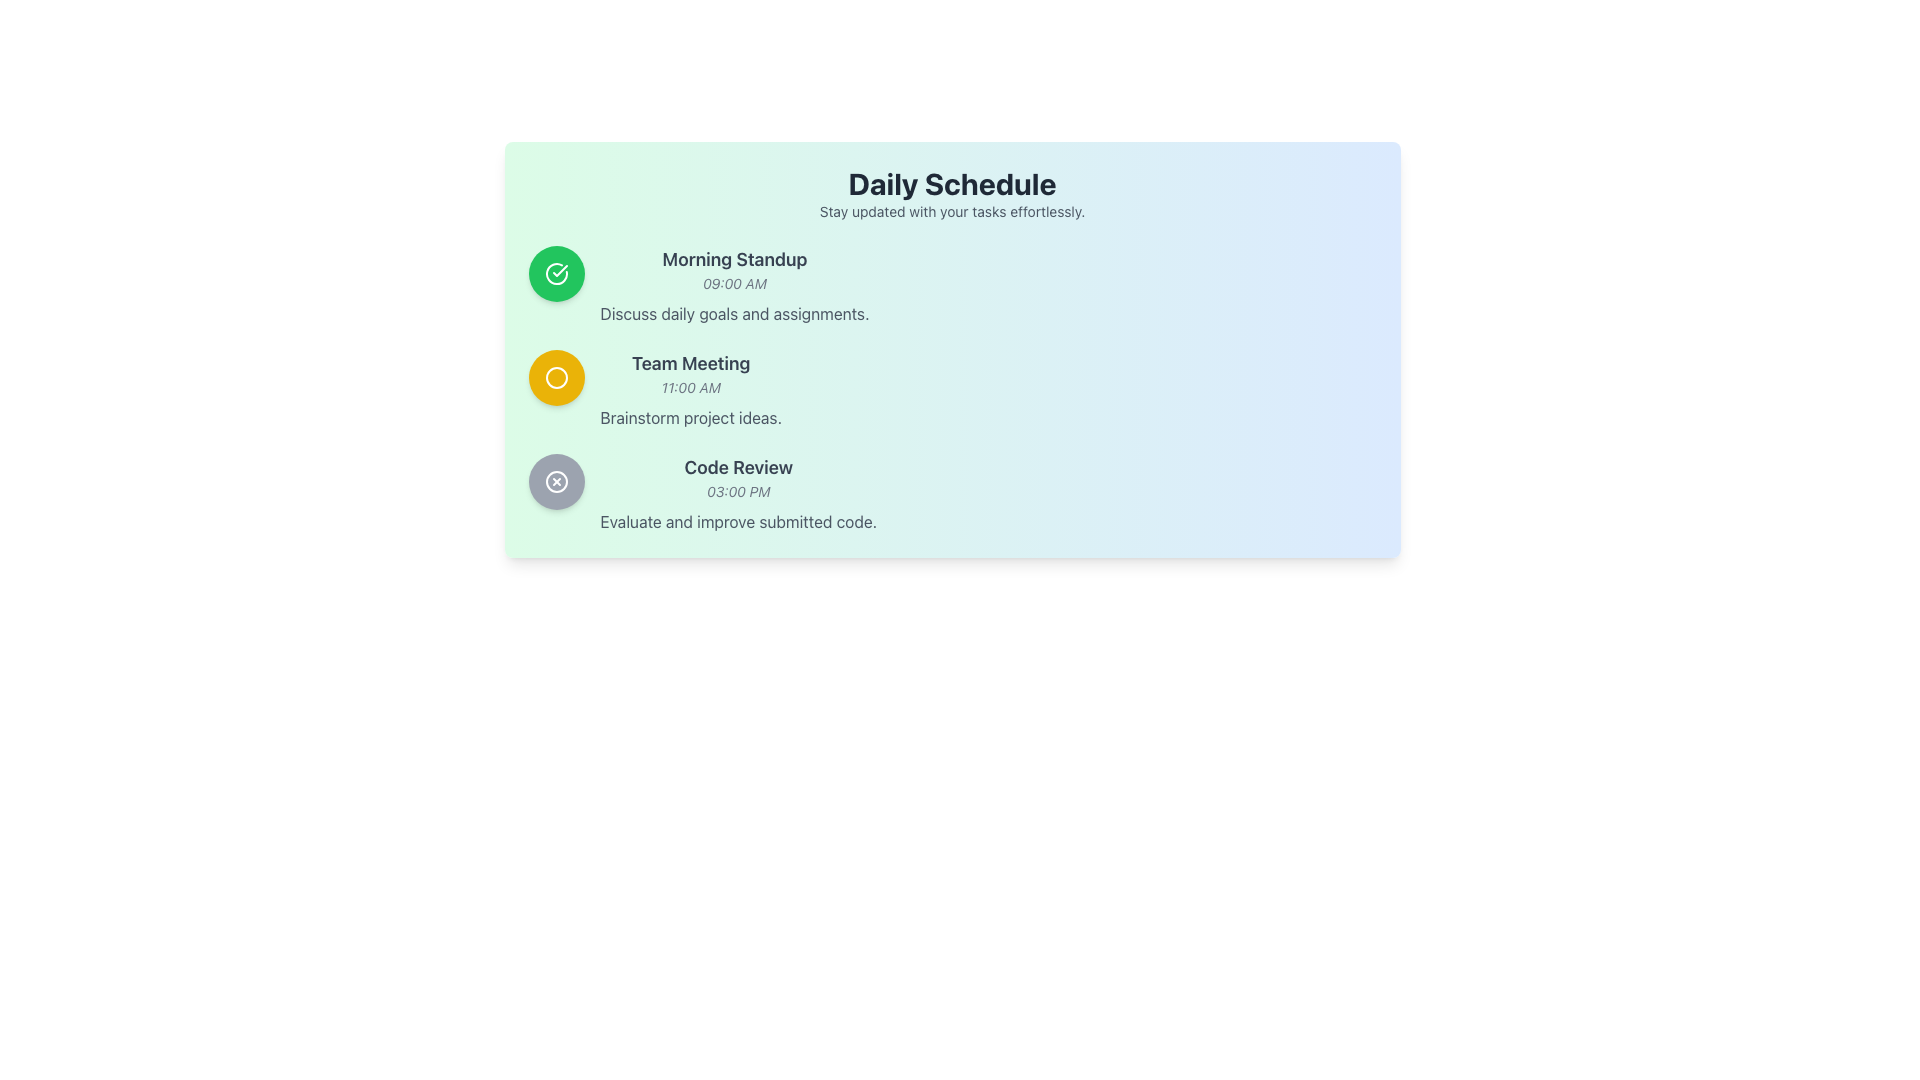  Describe the element at coordinates (691, 416) in the screenshot. I see `the text element displaying 'Brainstorm project ideas.' which is styled in gray and positioned beneath '11:00 AM' in the 'Daily Schedule' list` at that location.